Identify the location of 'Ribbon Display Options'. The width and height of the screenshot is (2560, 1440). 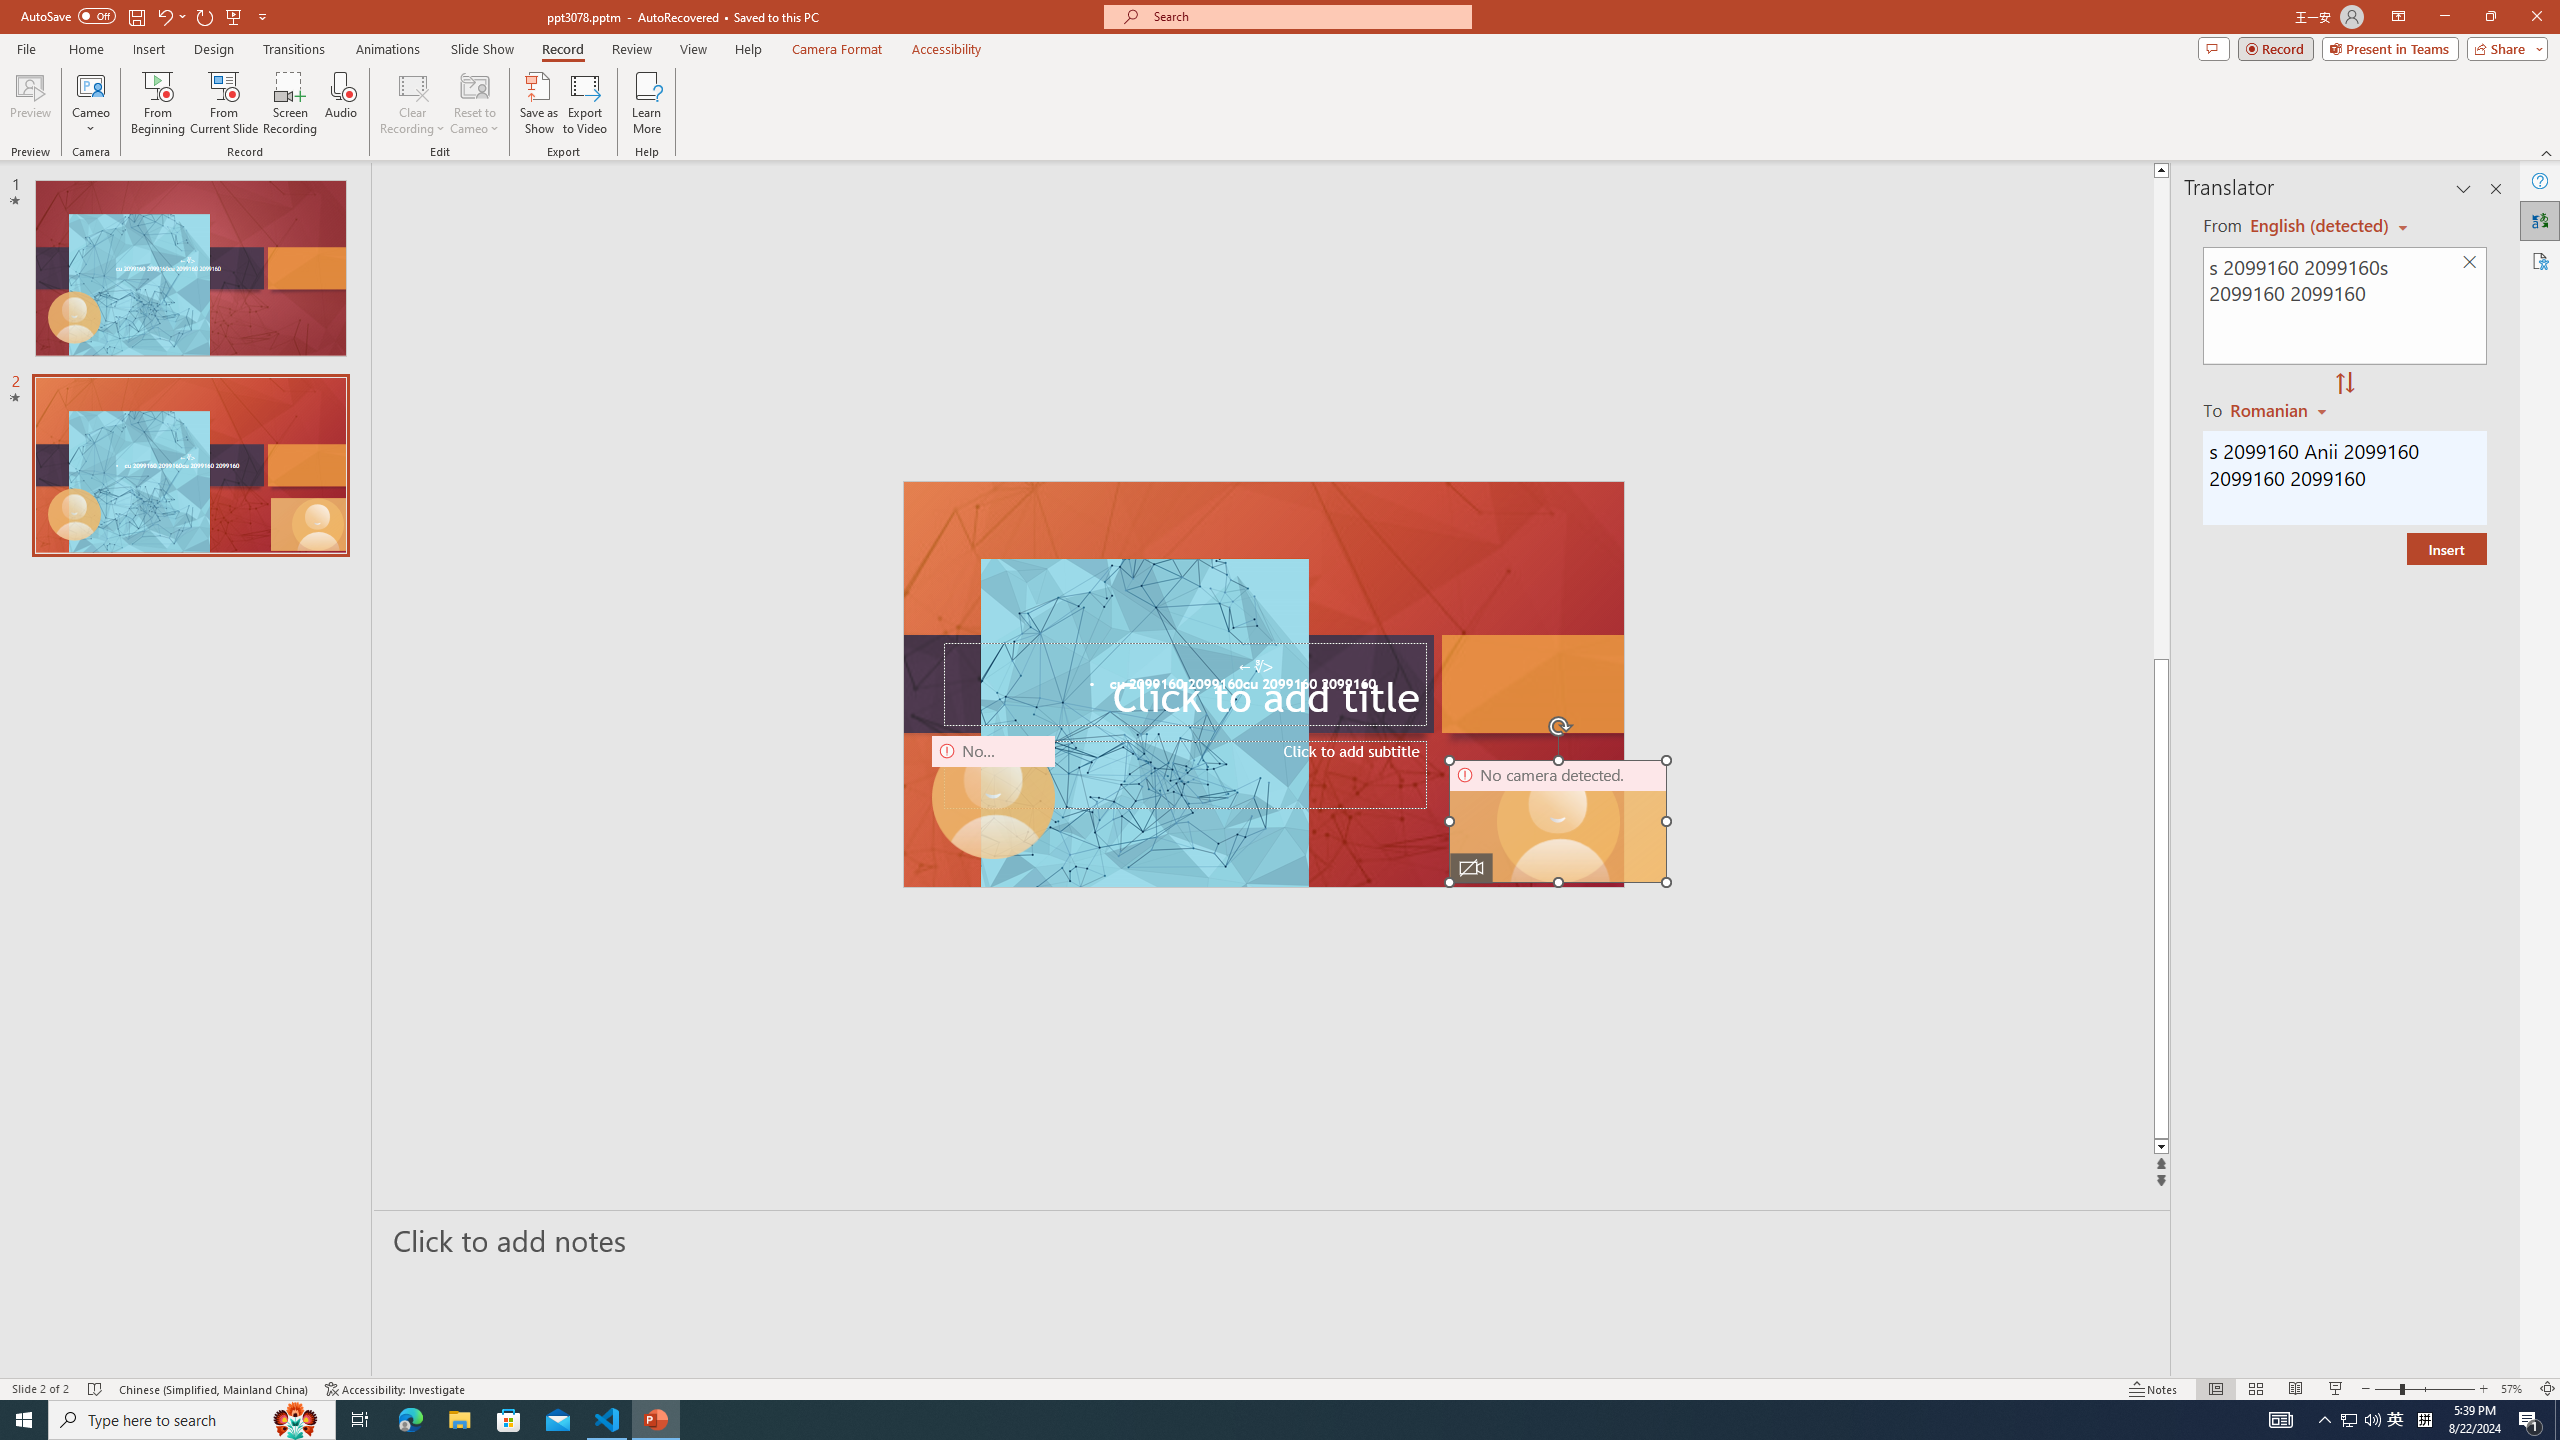
(2397, 16).